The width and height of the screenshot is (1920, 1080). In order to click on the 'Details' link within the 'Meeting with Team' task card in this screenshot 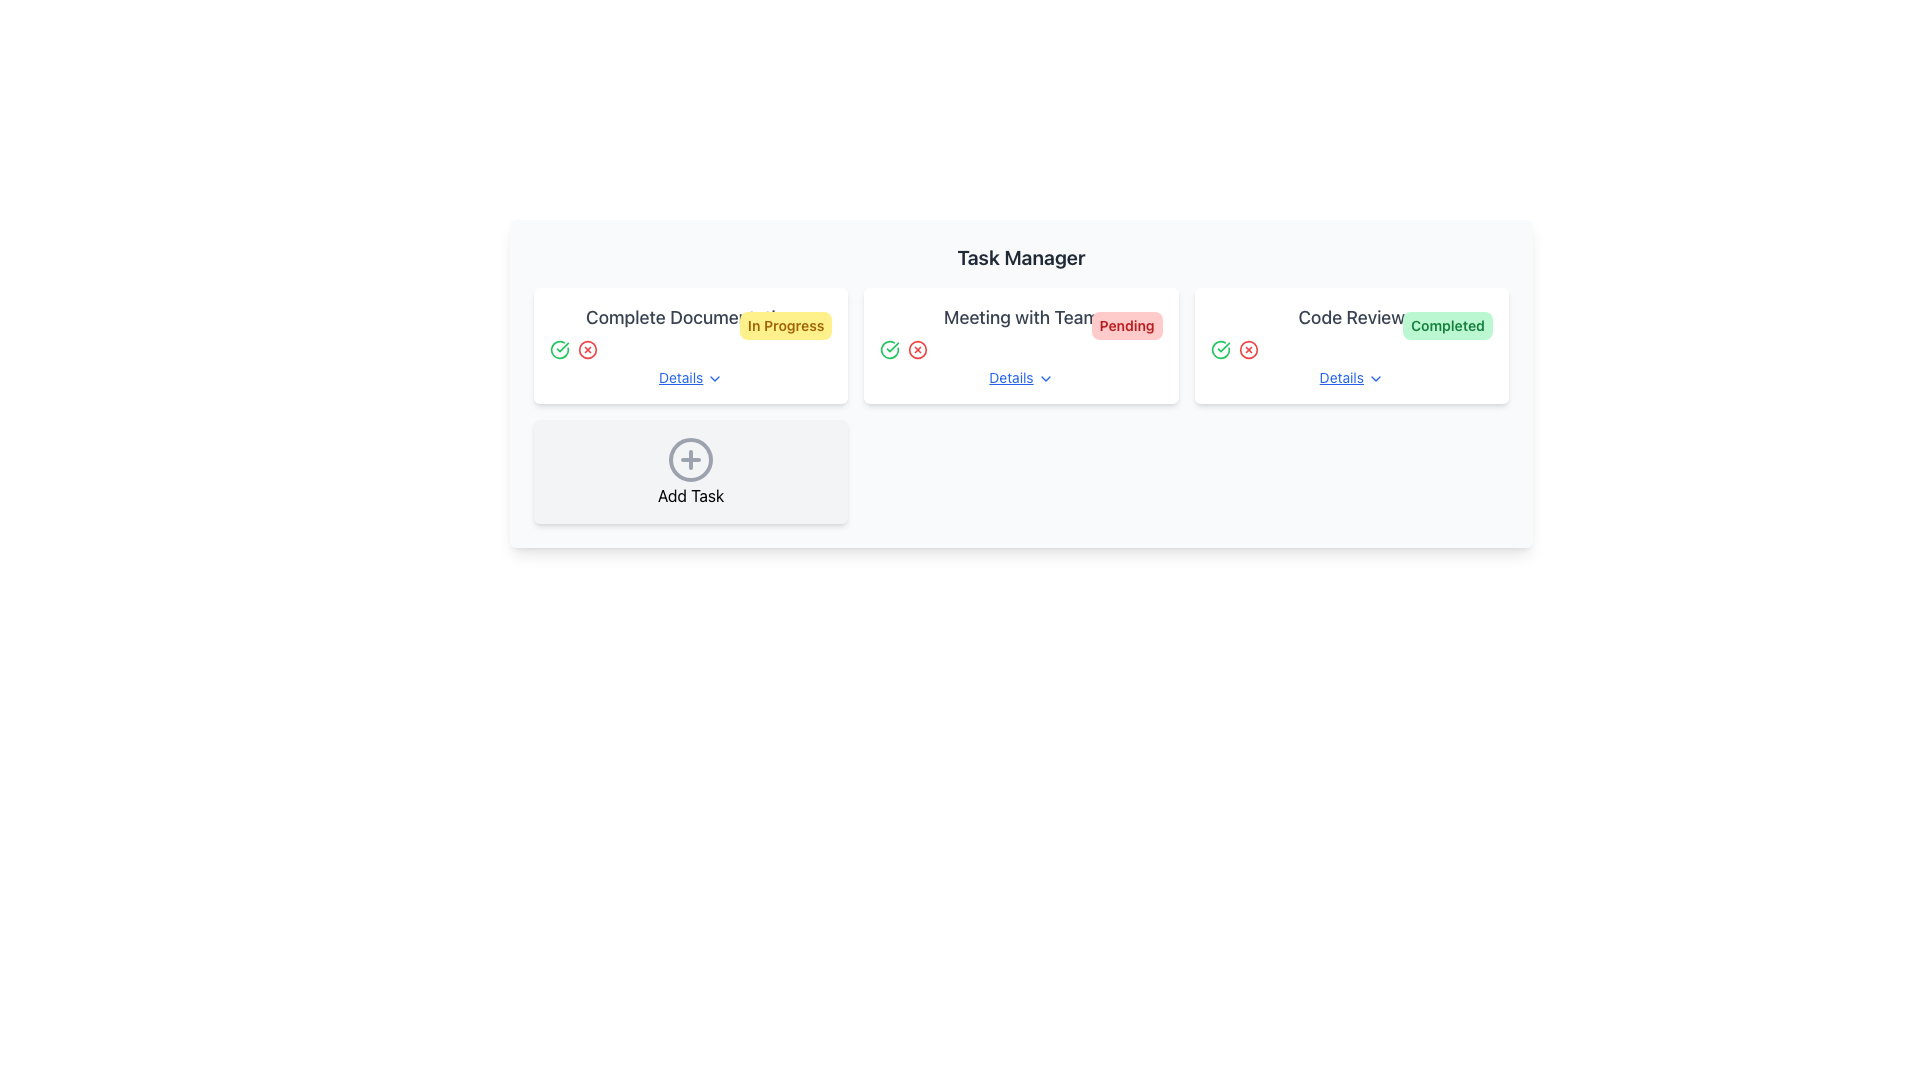, I will do `click(1021, 345)`.